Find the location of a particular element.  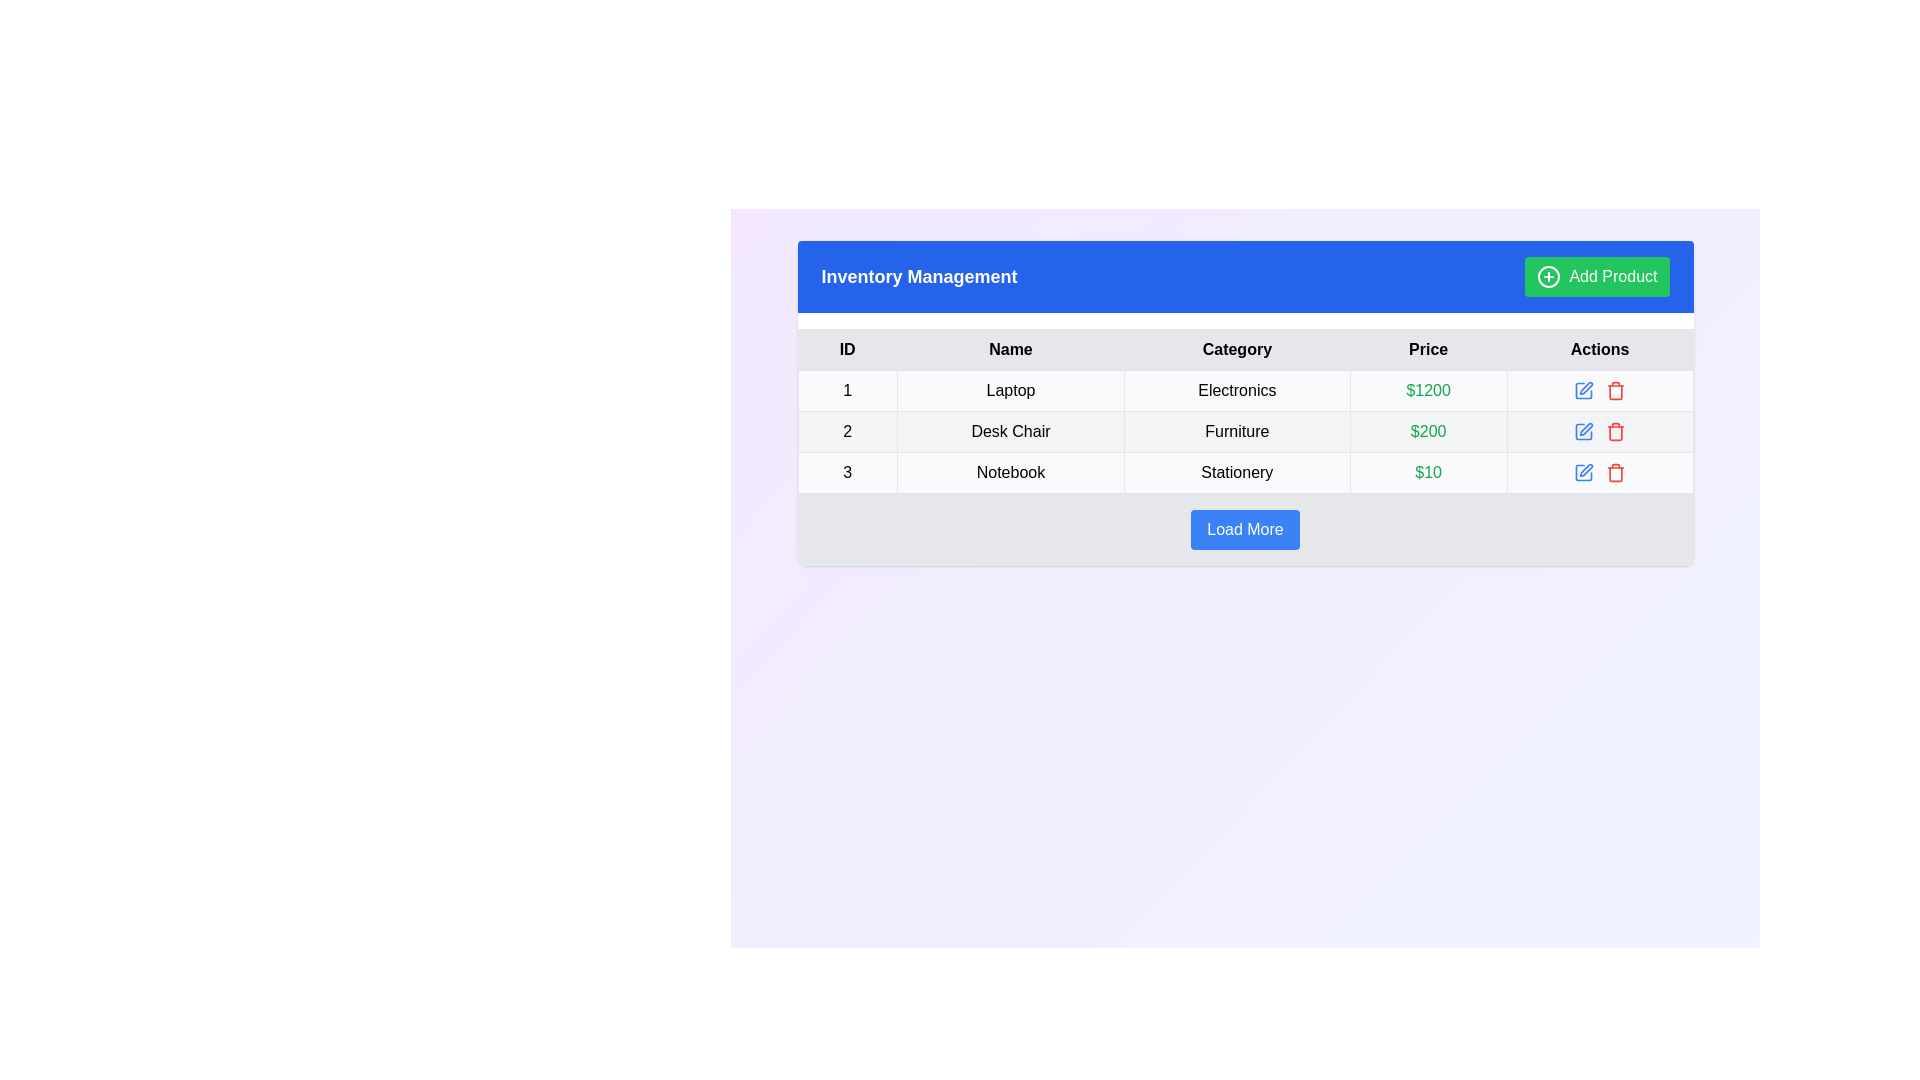

the third row in the Inventory Management table, which displays item details including ID, name, category, and price is located at coordinates (1244, 473).